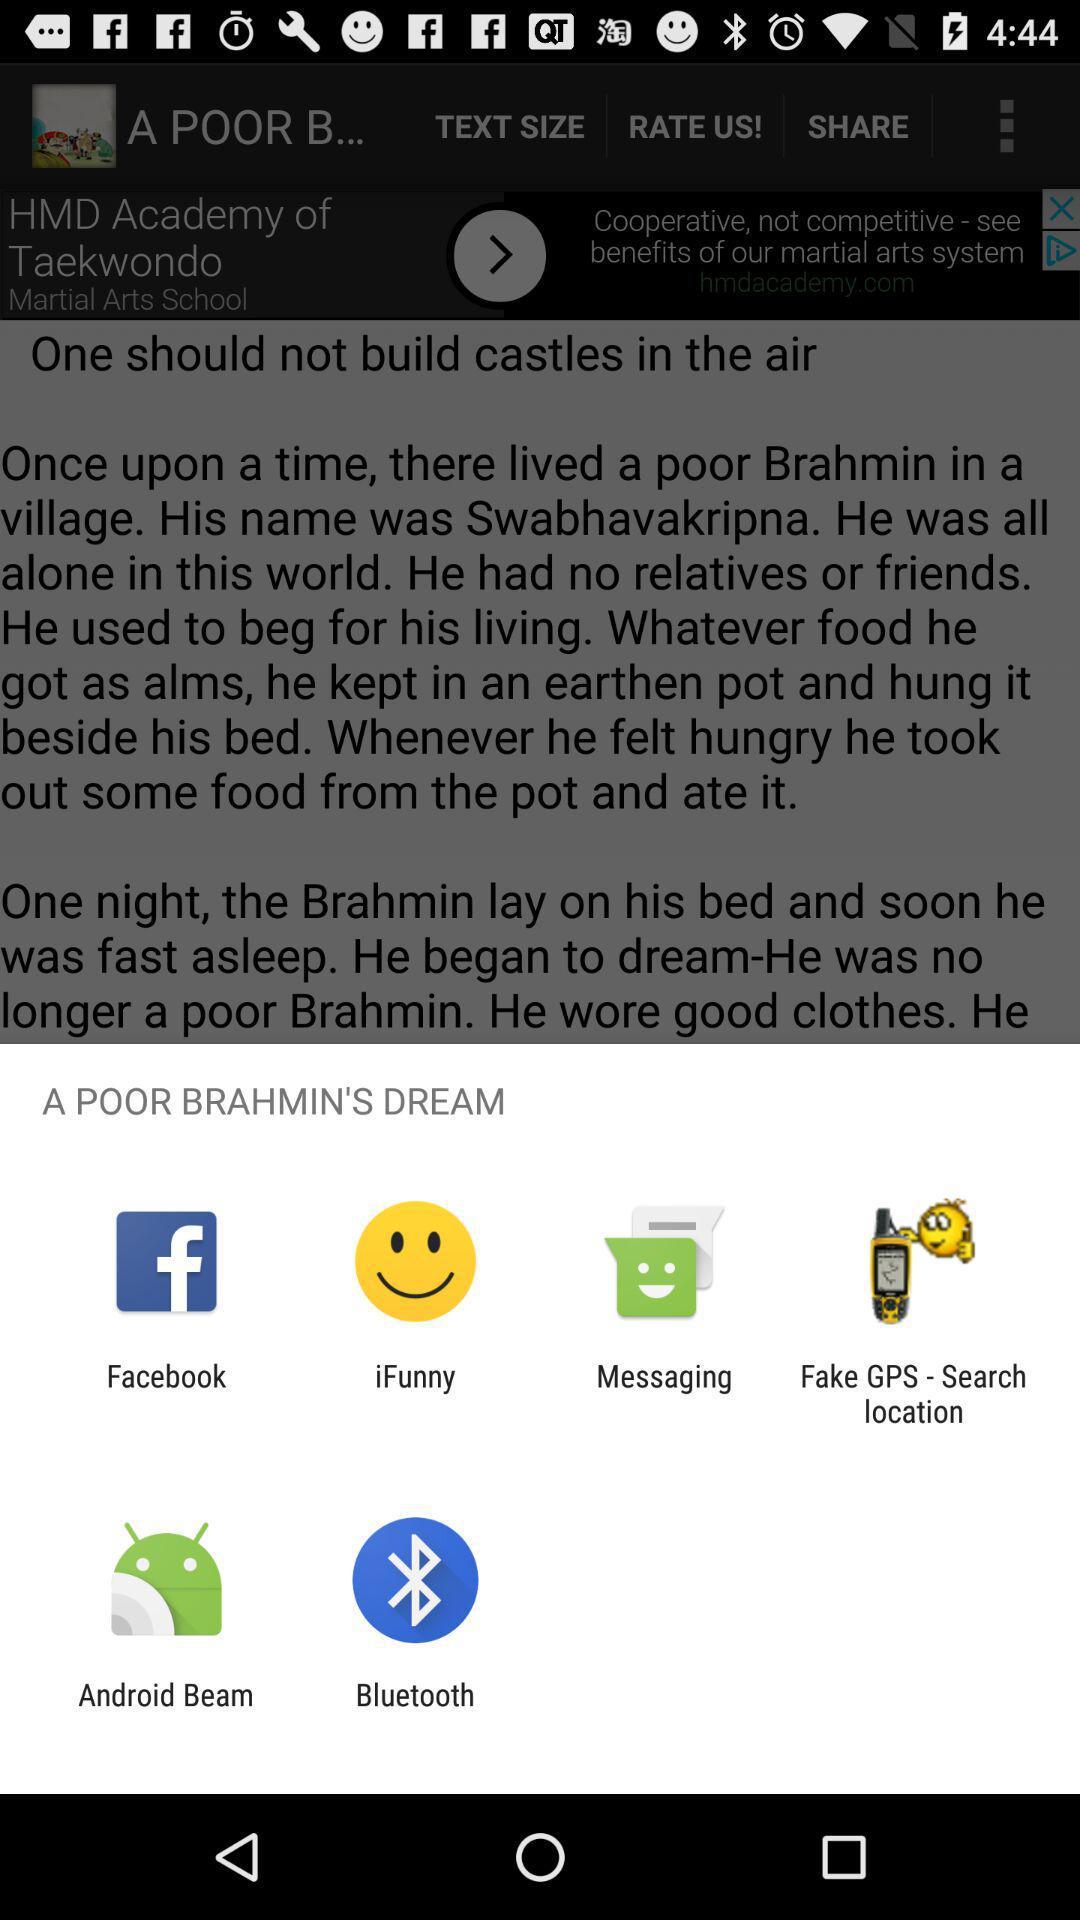  Describe the element at coordinates (414, 1392) in the screenshot. I see `app next to messaging` at that location.